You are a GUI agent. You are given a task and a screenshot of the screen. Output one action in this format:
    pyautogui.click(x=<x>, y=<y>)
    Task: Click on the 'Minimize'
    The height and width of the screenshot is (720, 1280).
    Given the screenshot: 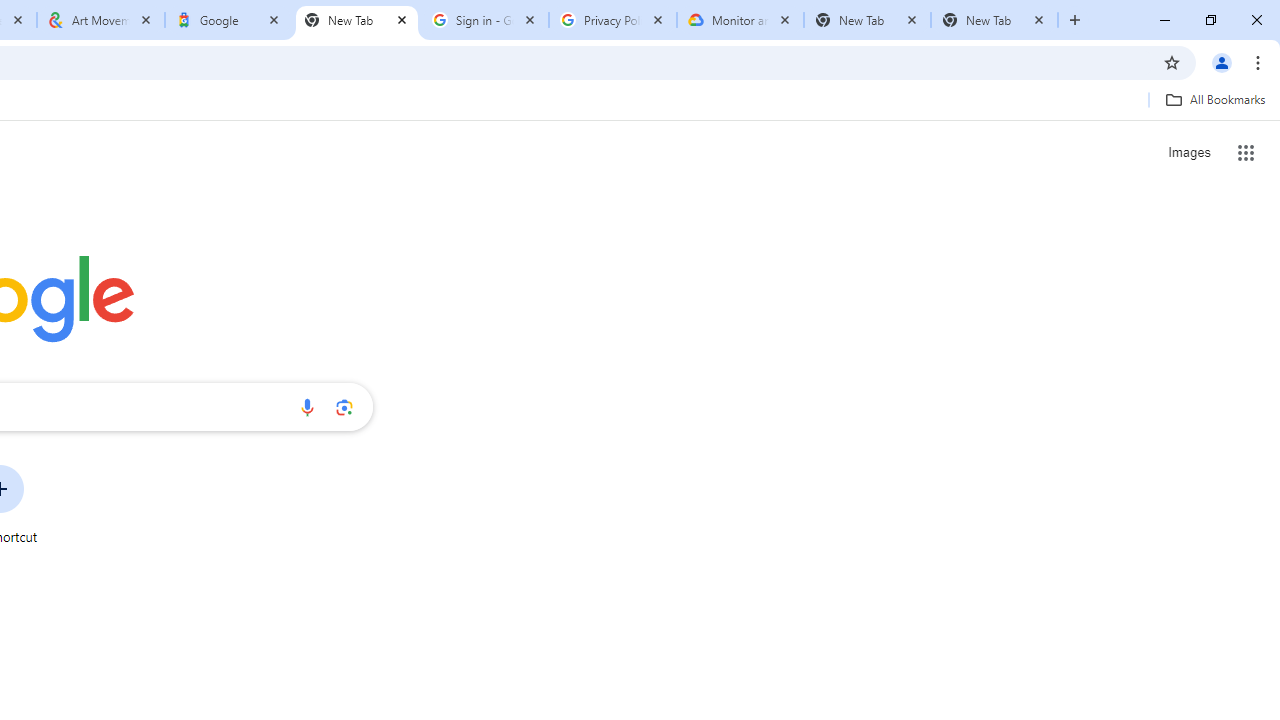 What is the action you would take?
    pyautogui.click(x=1165, y=20)
    